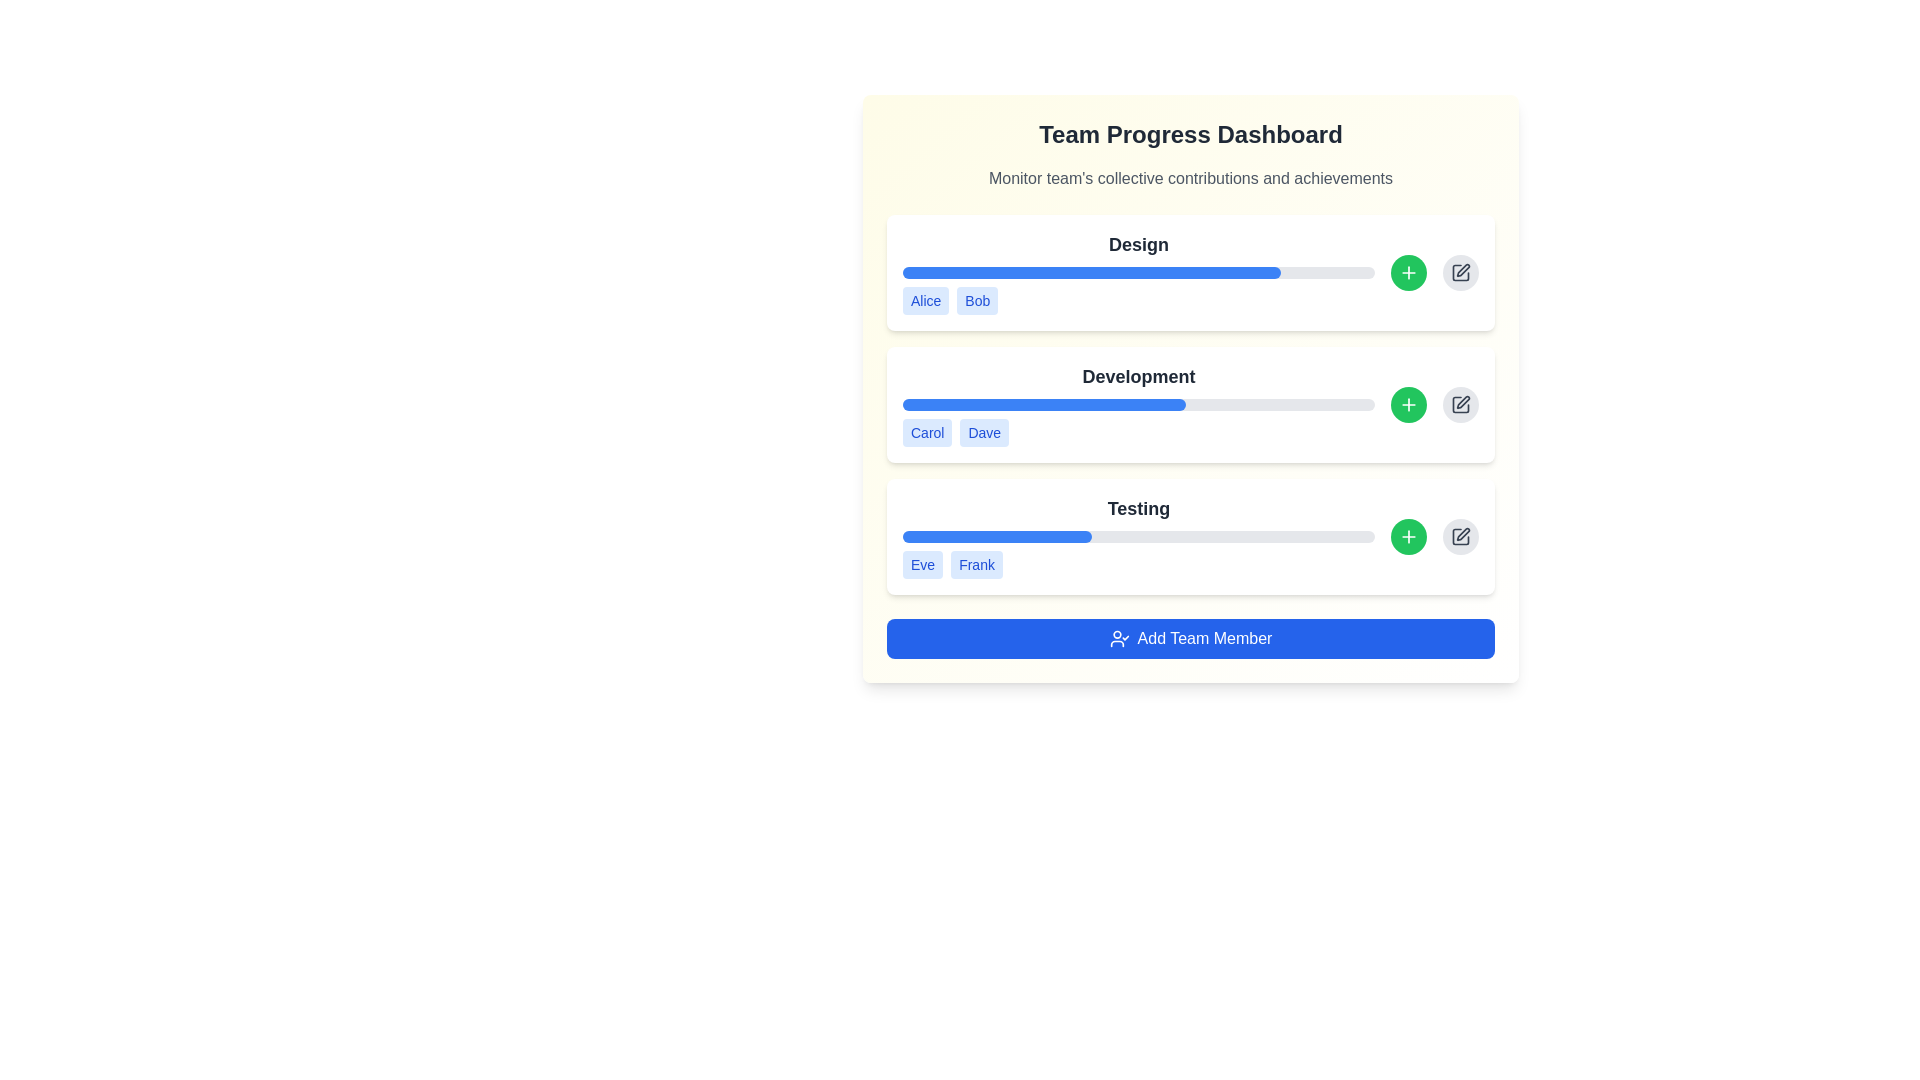 The width and height of the screenshot is (1920, 1080). What do you see at coordinates (1408, 405) in the screenshot?
I see `the button used to add a new element in the 'Development' section, located to the right of the 'Development' progress bar and adjacent to the 'Edit' button` at bounding box center [1408, 405].